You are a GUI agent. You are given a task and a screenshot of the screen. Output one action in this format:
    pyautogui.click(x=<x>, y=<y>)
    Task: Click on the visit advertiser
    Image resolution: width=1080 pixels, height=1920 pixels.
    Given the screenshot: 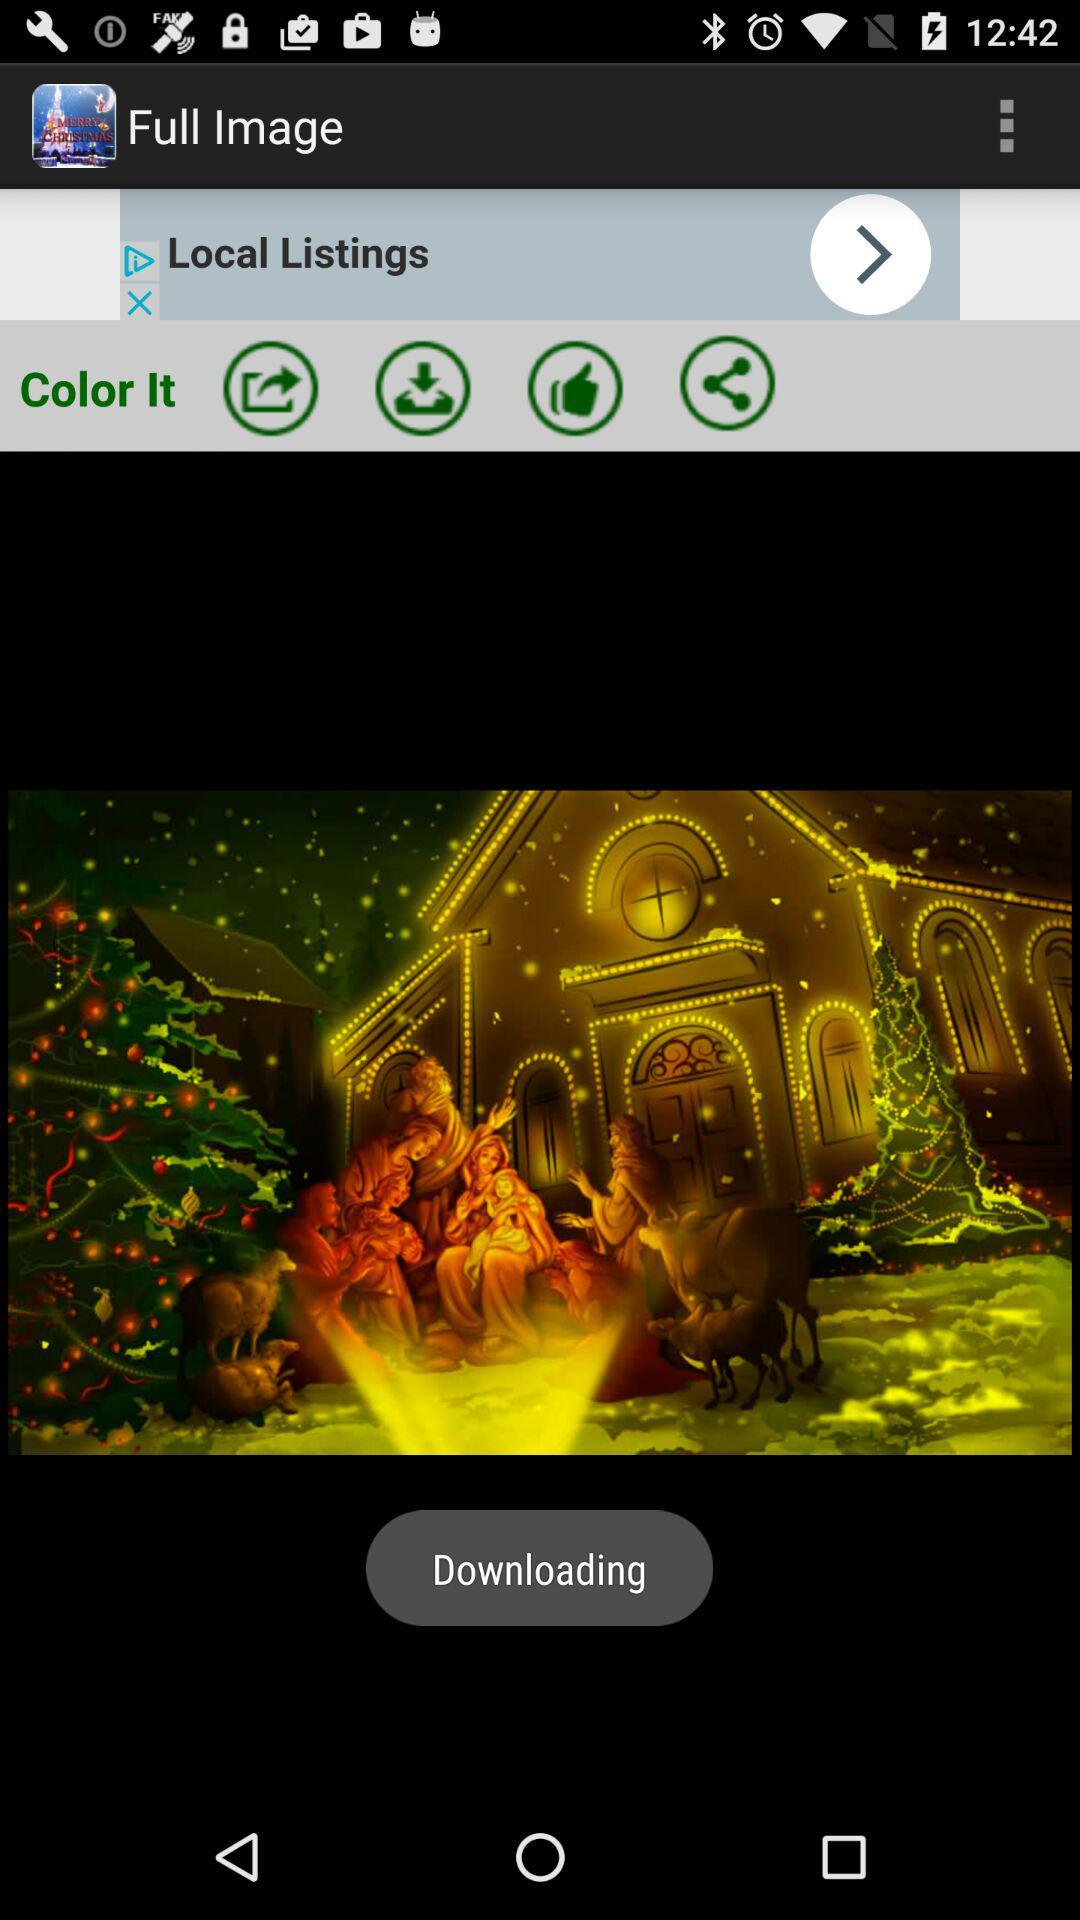 What is the action you would take?
    pyautogui.click(x=540, y=253)
    